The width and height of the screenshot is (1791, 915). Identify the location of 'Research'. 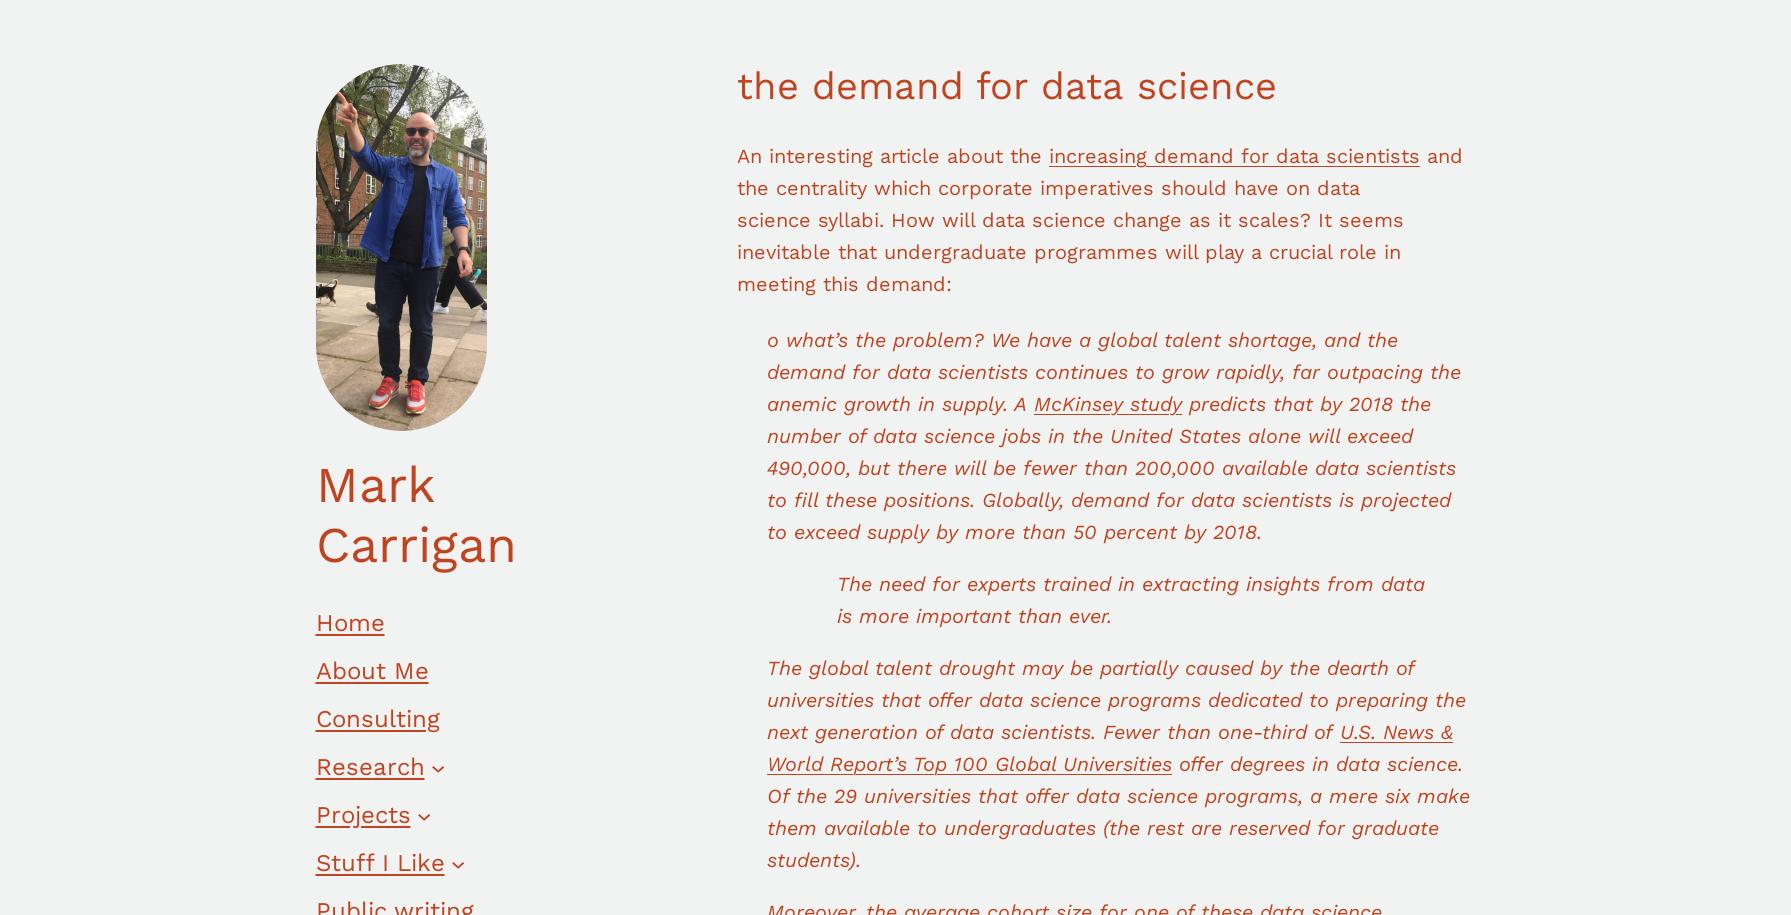
(369, 766).